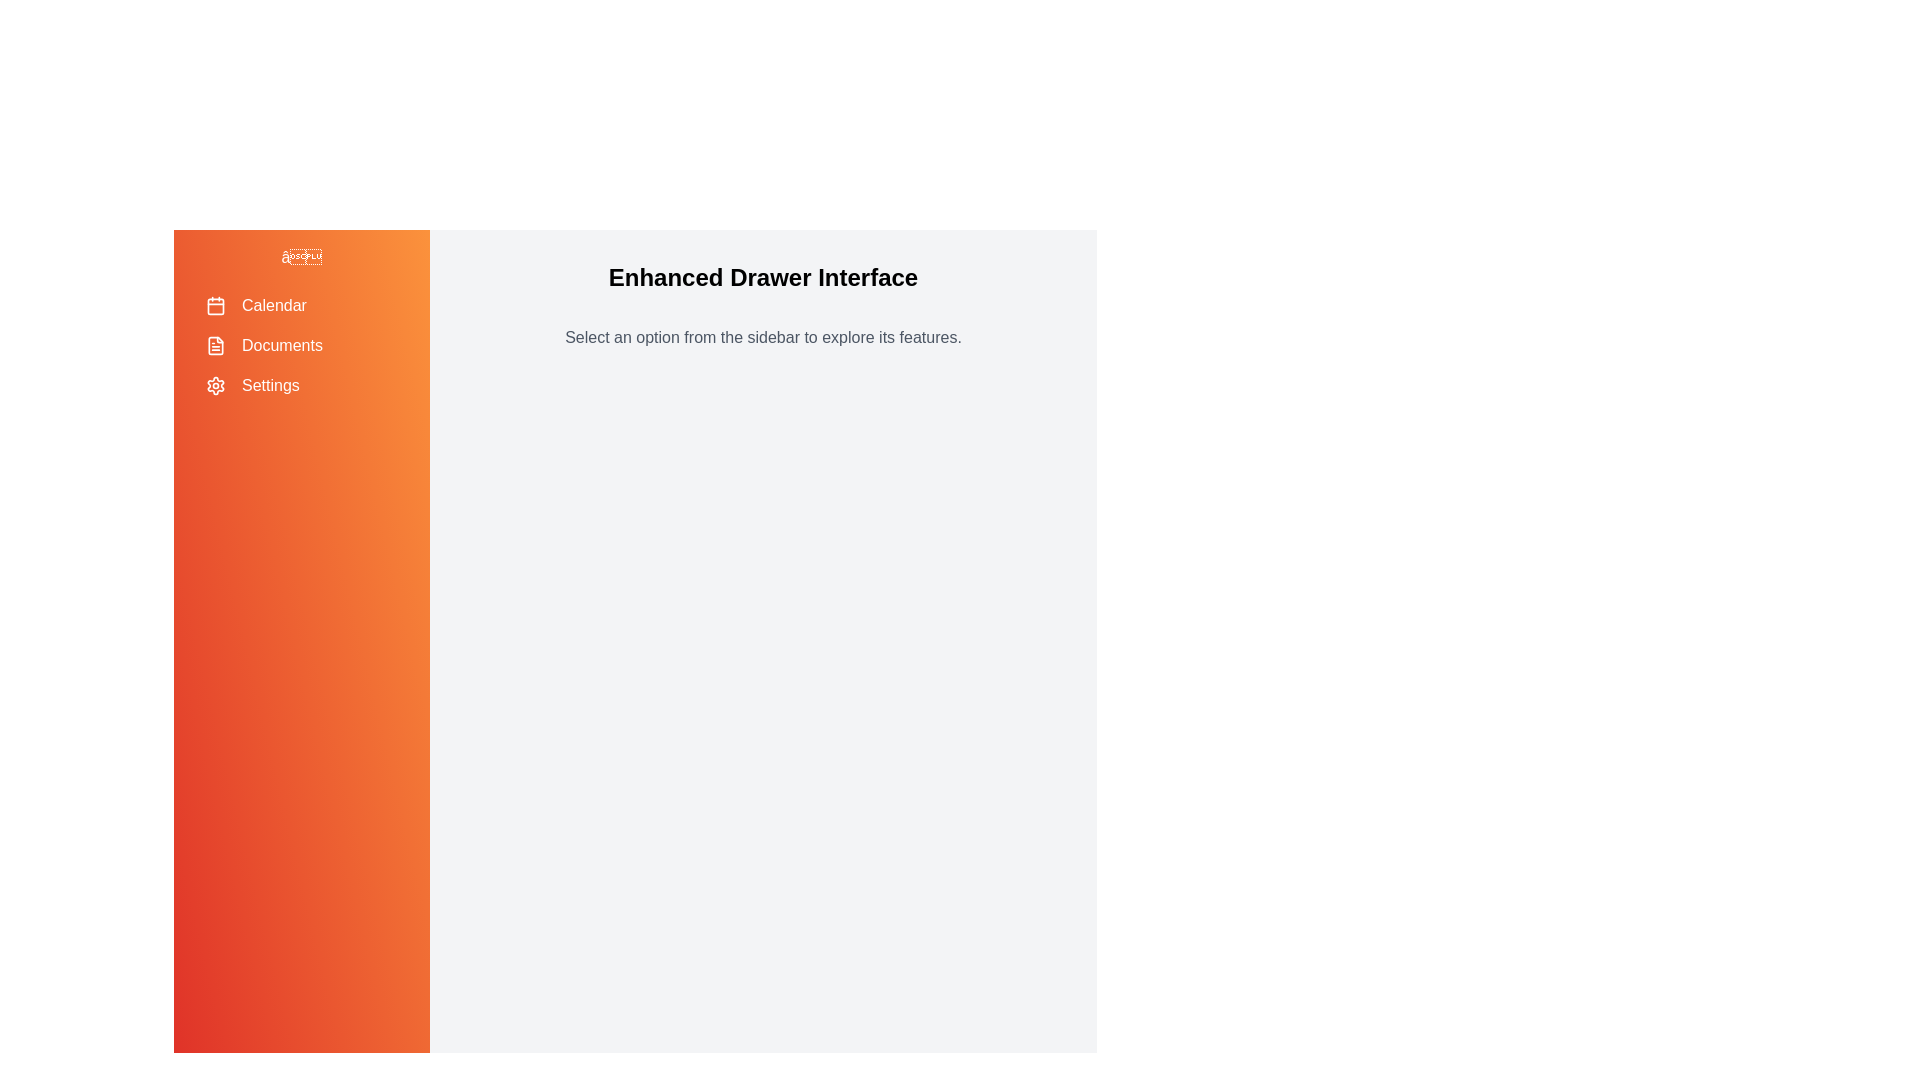 The width and height of the screenshot is (1920, 1080). I want to click on the icon for Documents in the sidebar, so click(216, 345).